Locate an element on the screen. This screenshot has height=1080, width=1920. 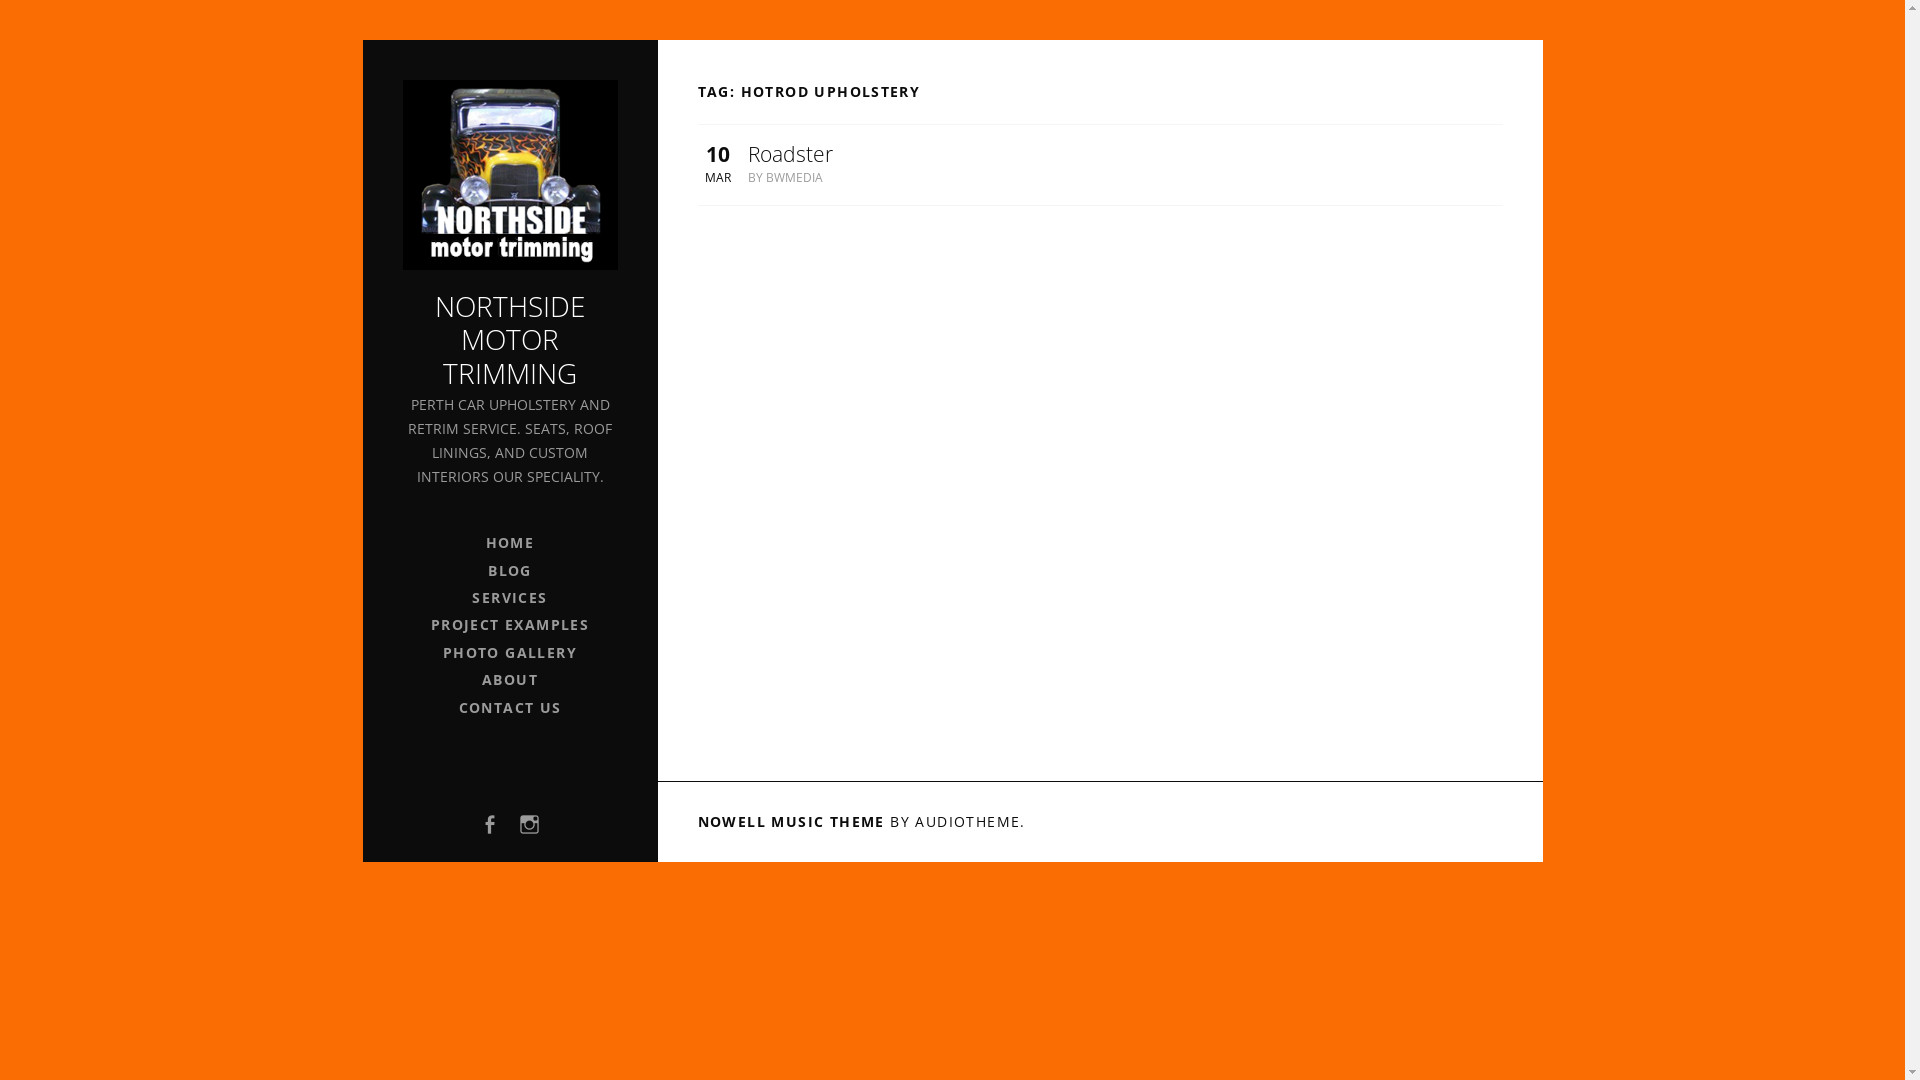
'SERVICES' is located at coordinates (509, 596).